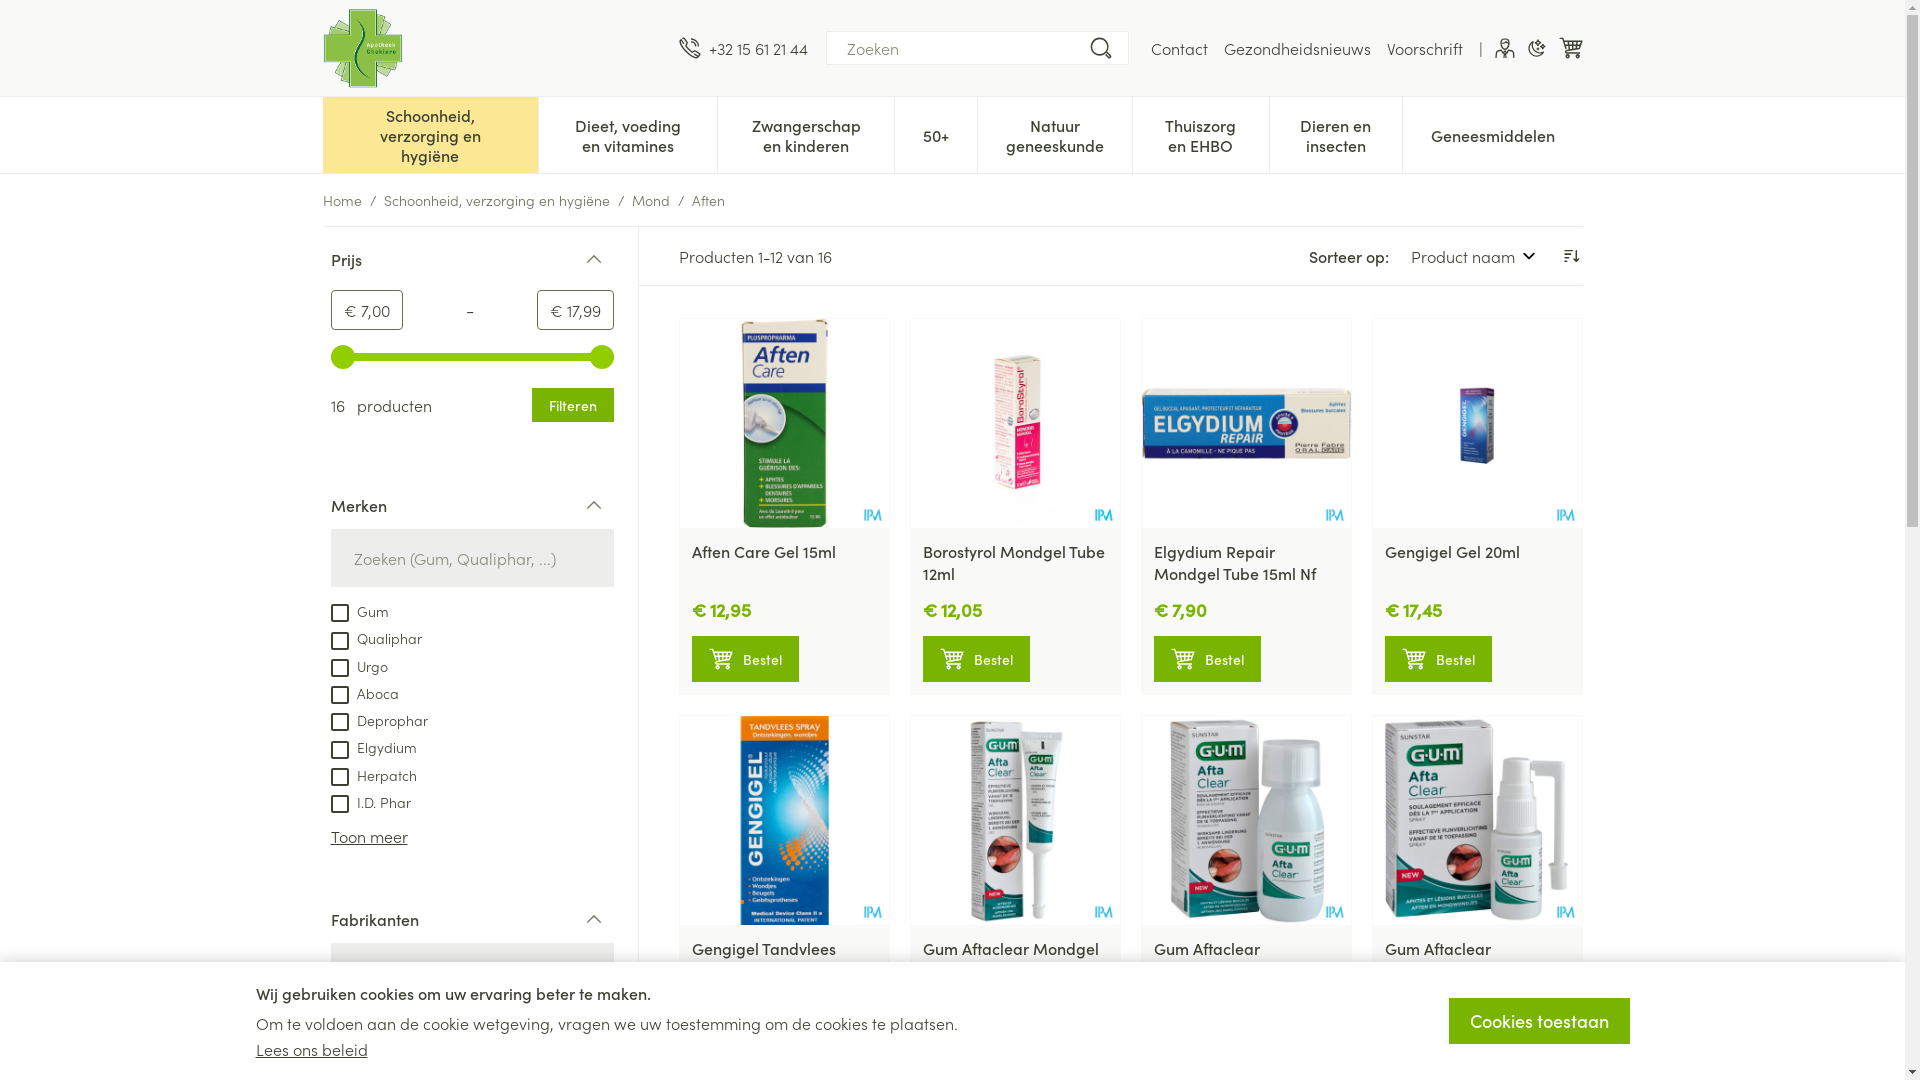 The height and width of the screenshot is (1080, 1920). Describe the element at coordinates (935, 132) in the screenshot. I see `'50+'` at that location.